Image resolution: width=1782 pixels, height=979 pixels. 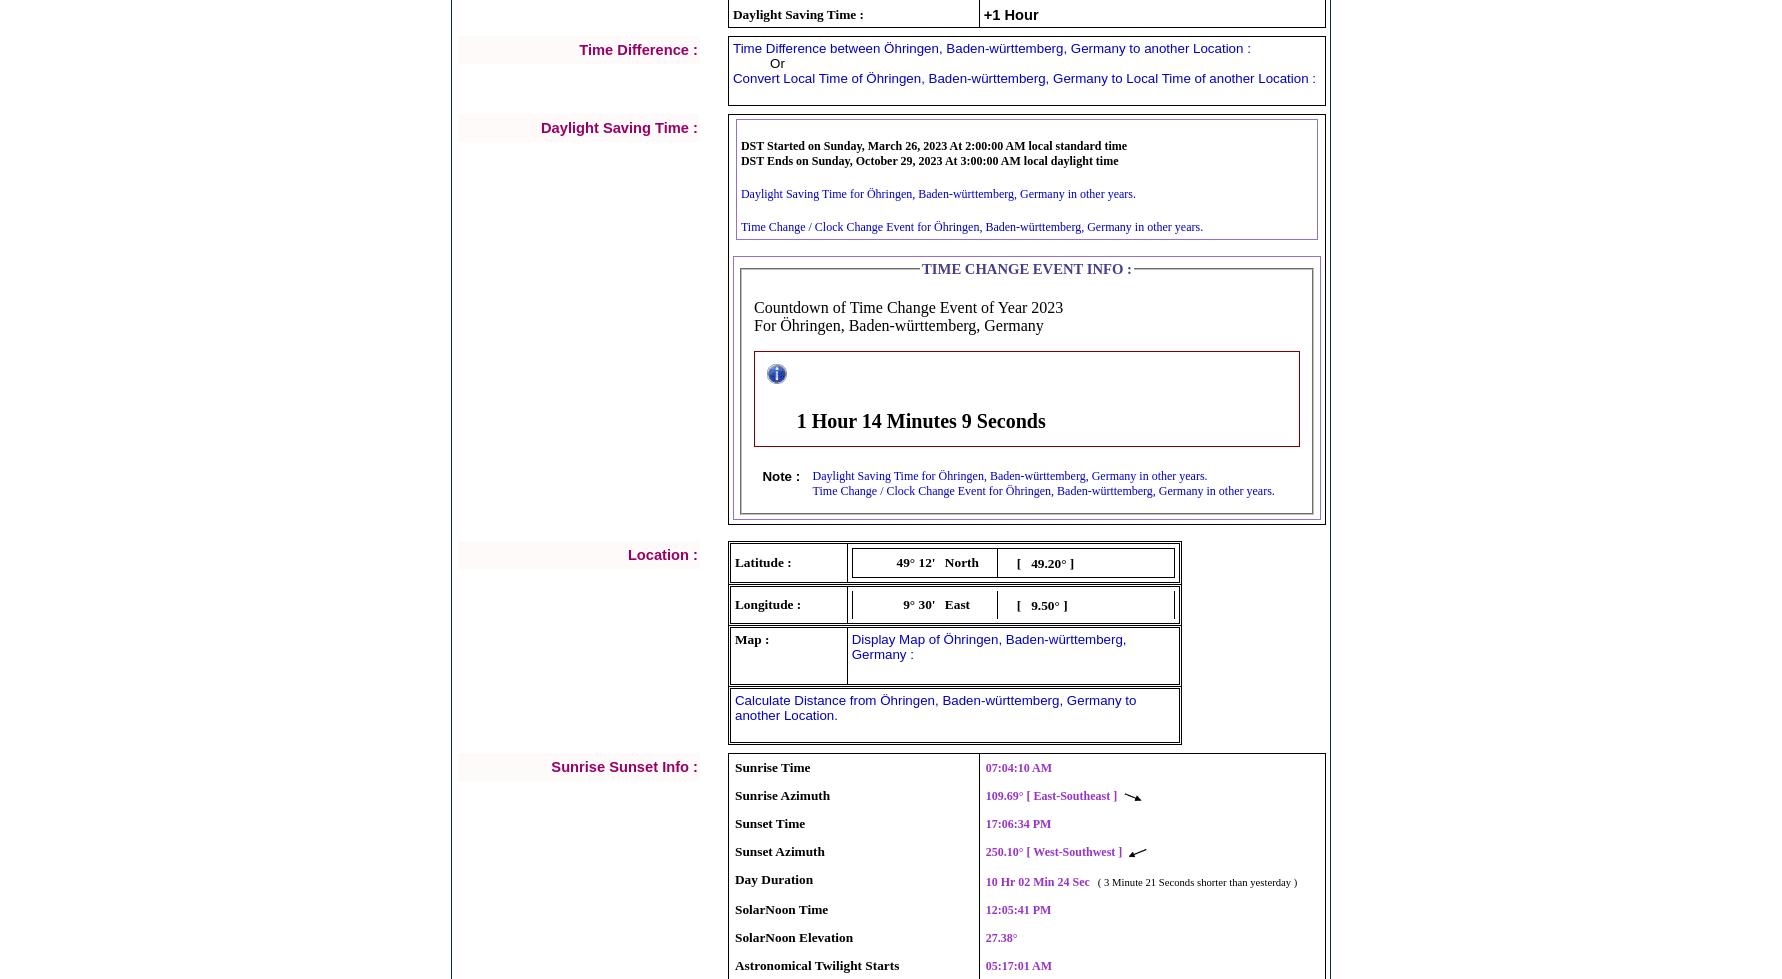 What do you see at coordinates (1014, 604) in the screenshot?
I see `'[   9.50° ]'` at bounding box center [1014, 604].